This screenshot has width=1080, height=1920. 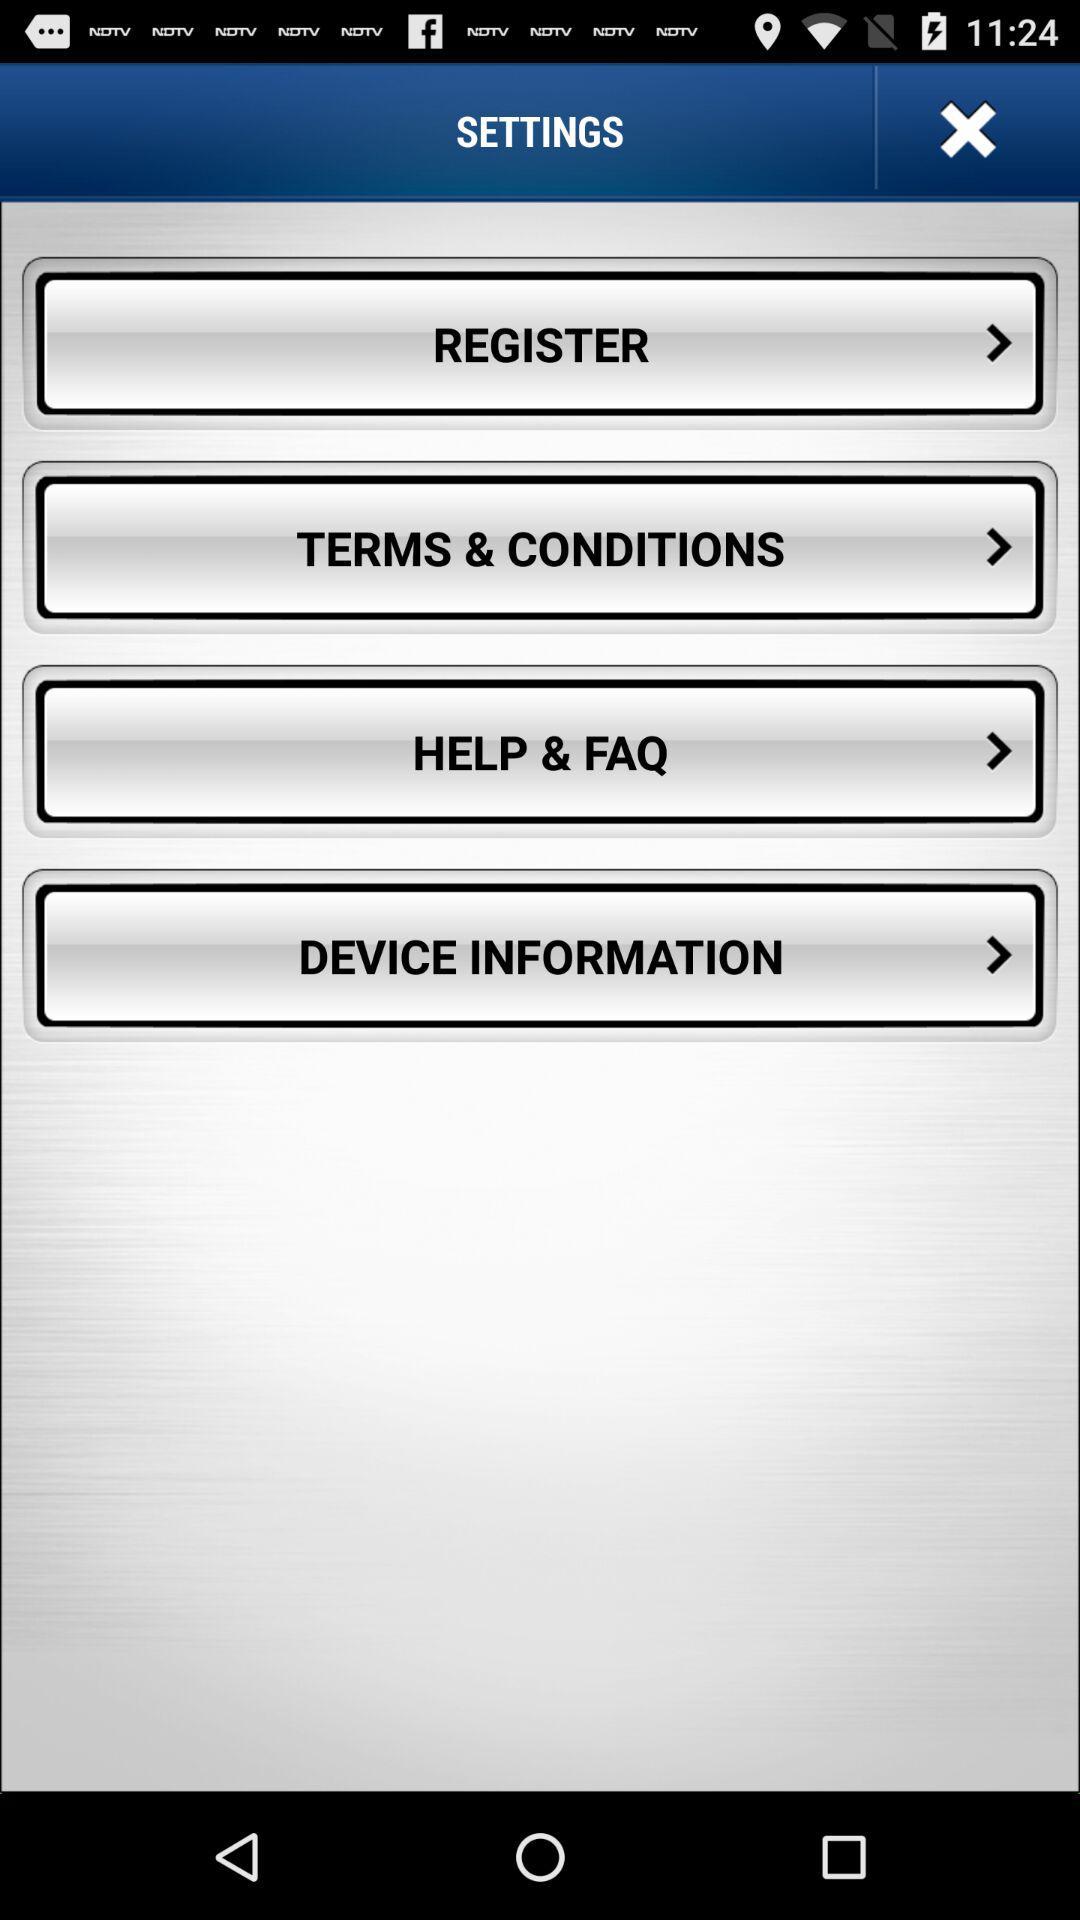 What do you see at coordinates (964, 129) in the screenshot?
I see `the icon next to settings icon` at bounding box center [964, 129].